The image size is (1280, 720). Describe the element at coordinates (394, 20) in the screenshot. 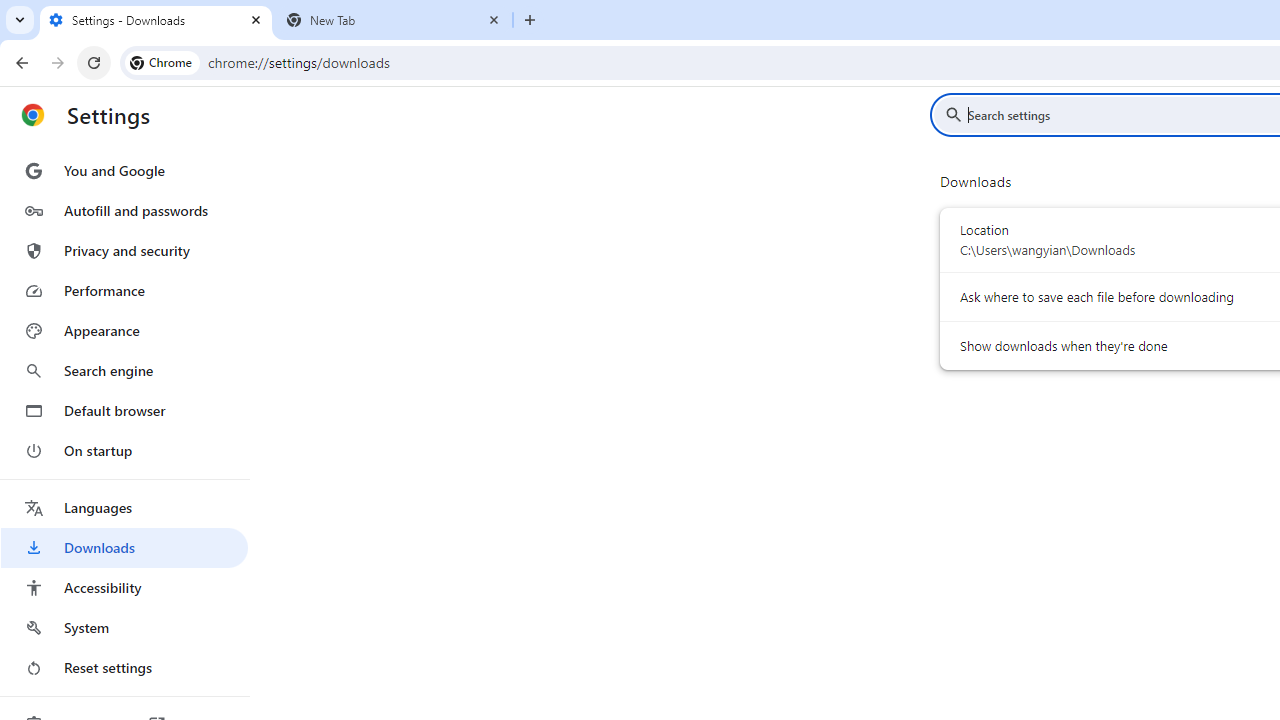

I see `'New Tab'` at that location.